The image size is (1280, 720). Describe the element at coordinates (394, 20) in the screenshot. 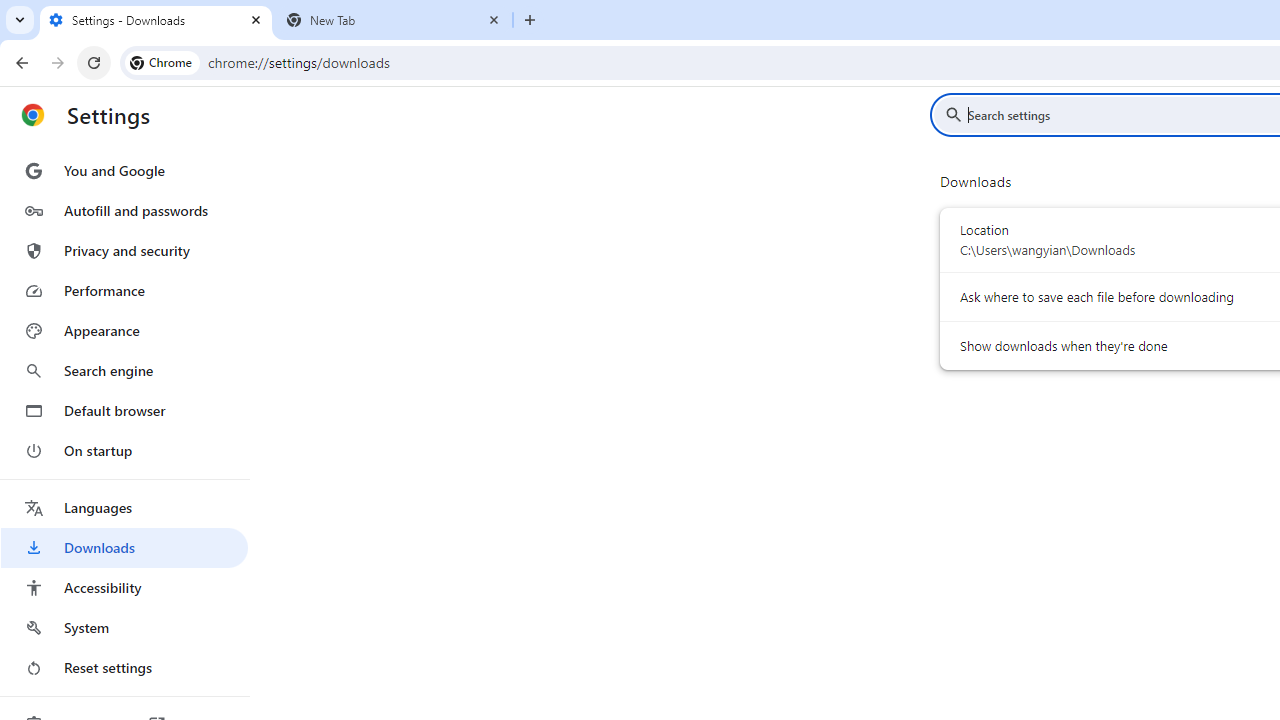

I see `'New Tab'` at that location.